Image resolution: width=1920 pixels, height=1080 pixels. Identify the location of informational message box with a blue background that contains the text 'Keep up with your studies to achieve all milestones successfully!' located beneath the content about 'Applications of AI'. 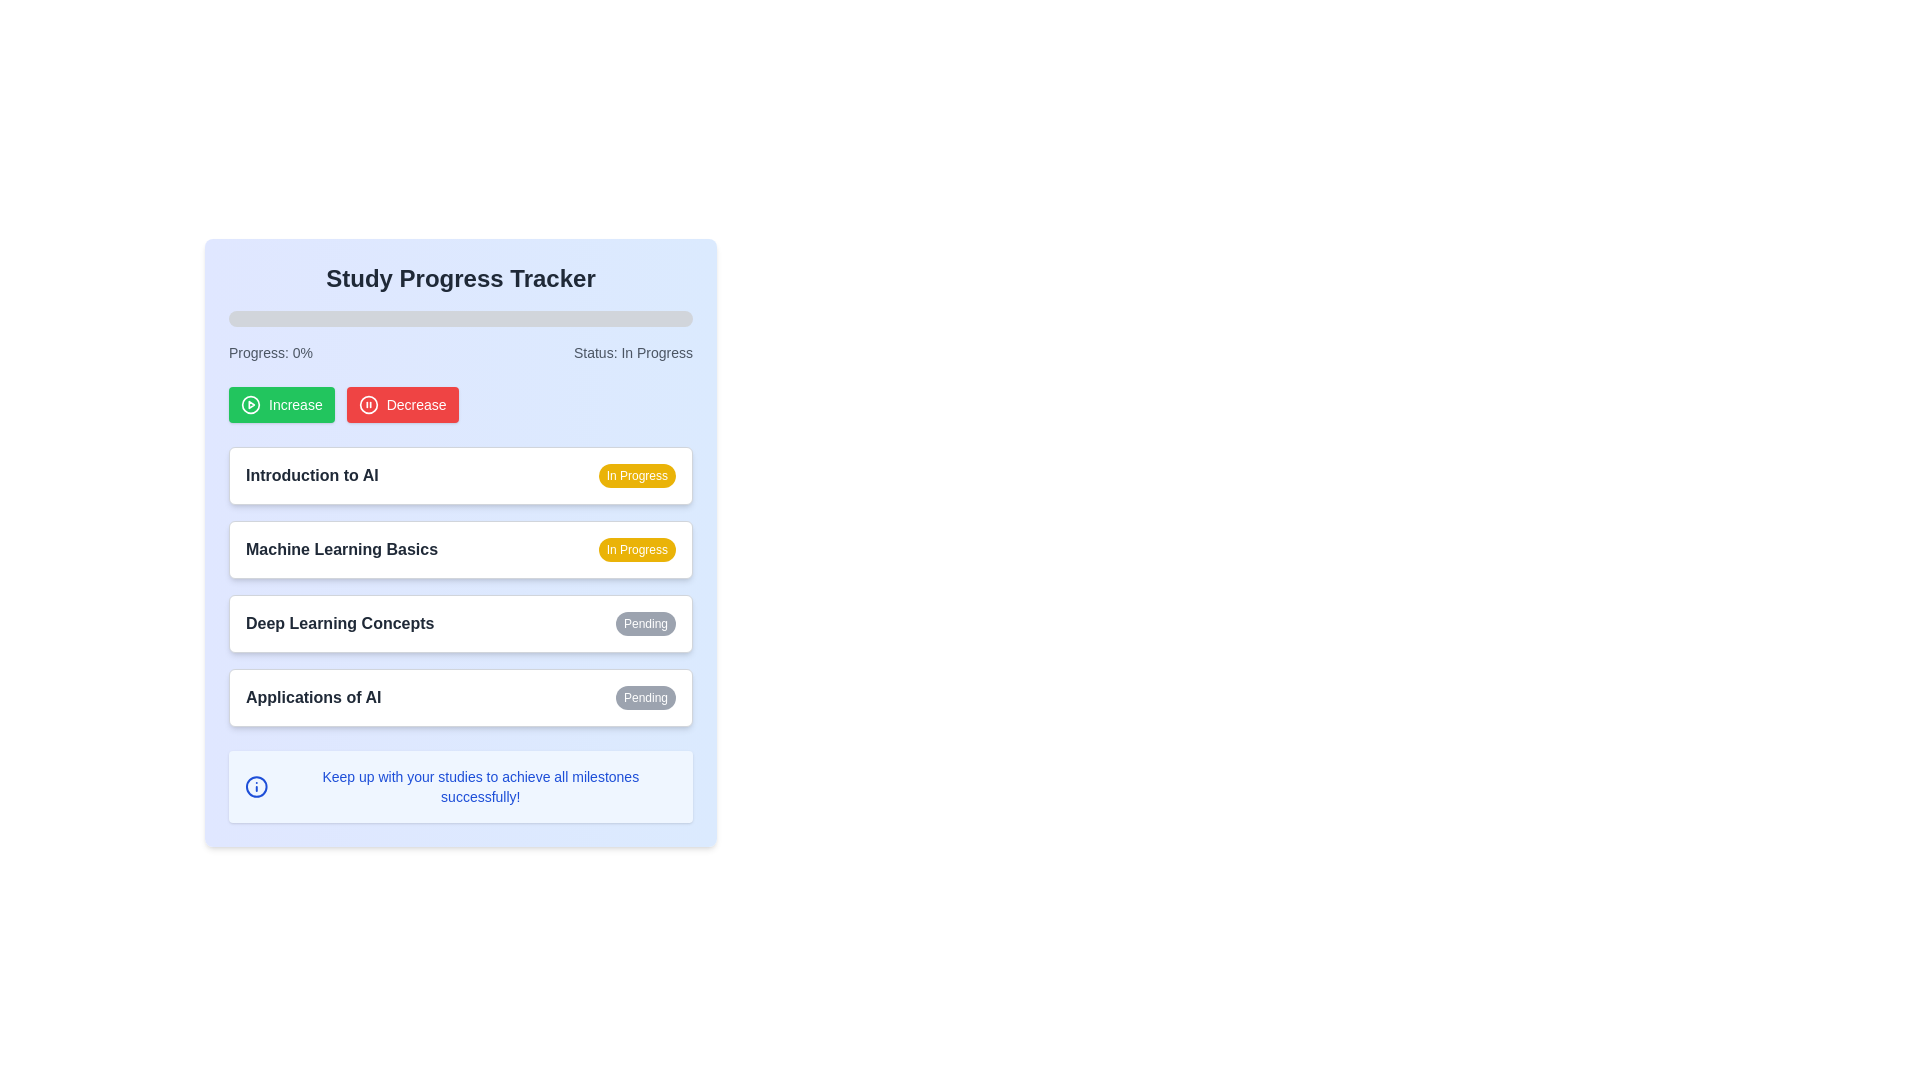
(459, 785).